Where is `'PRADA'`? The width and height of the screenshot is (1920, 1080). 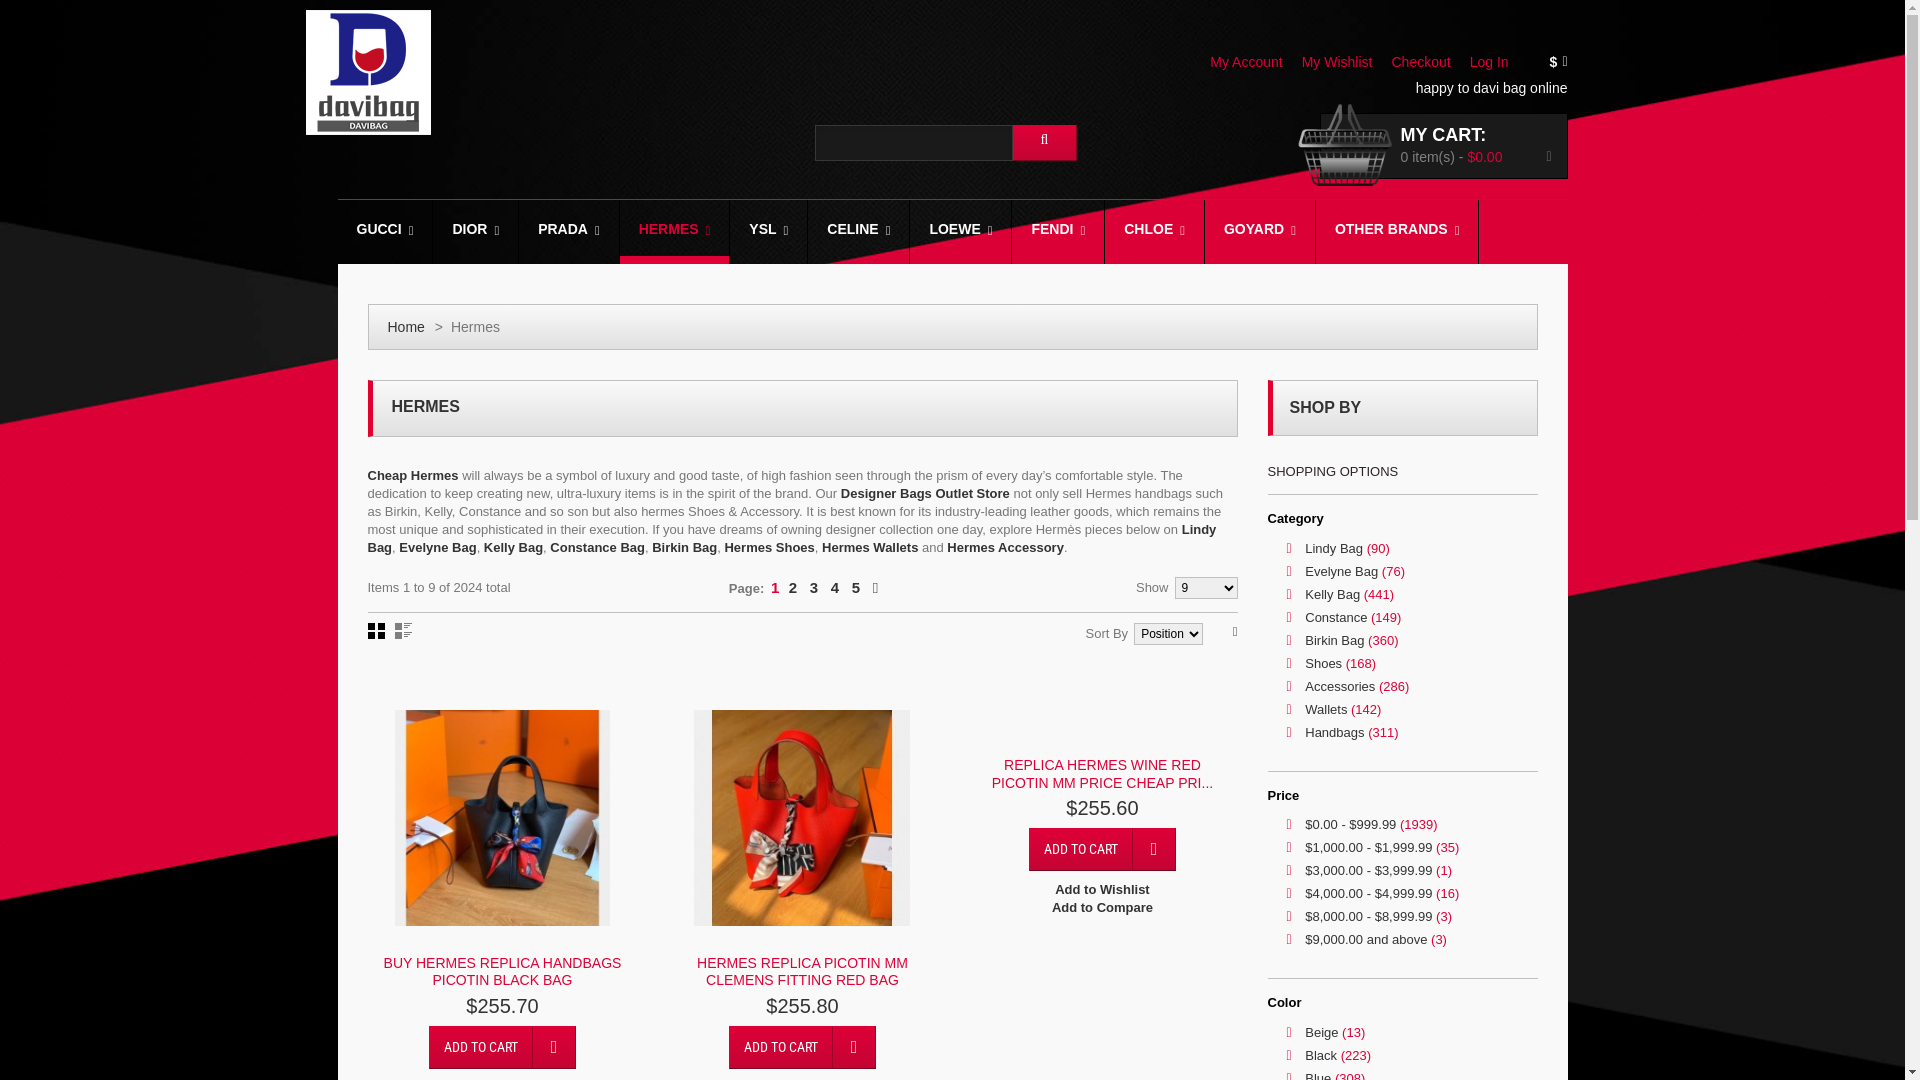 'PRADA' is located at coordinates (518, 230).